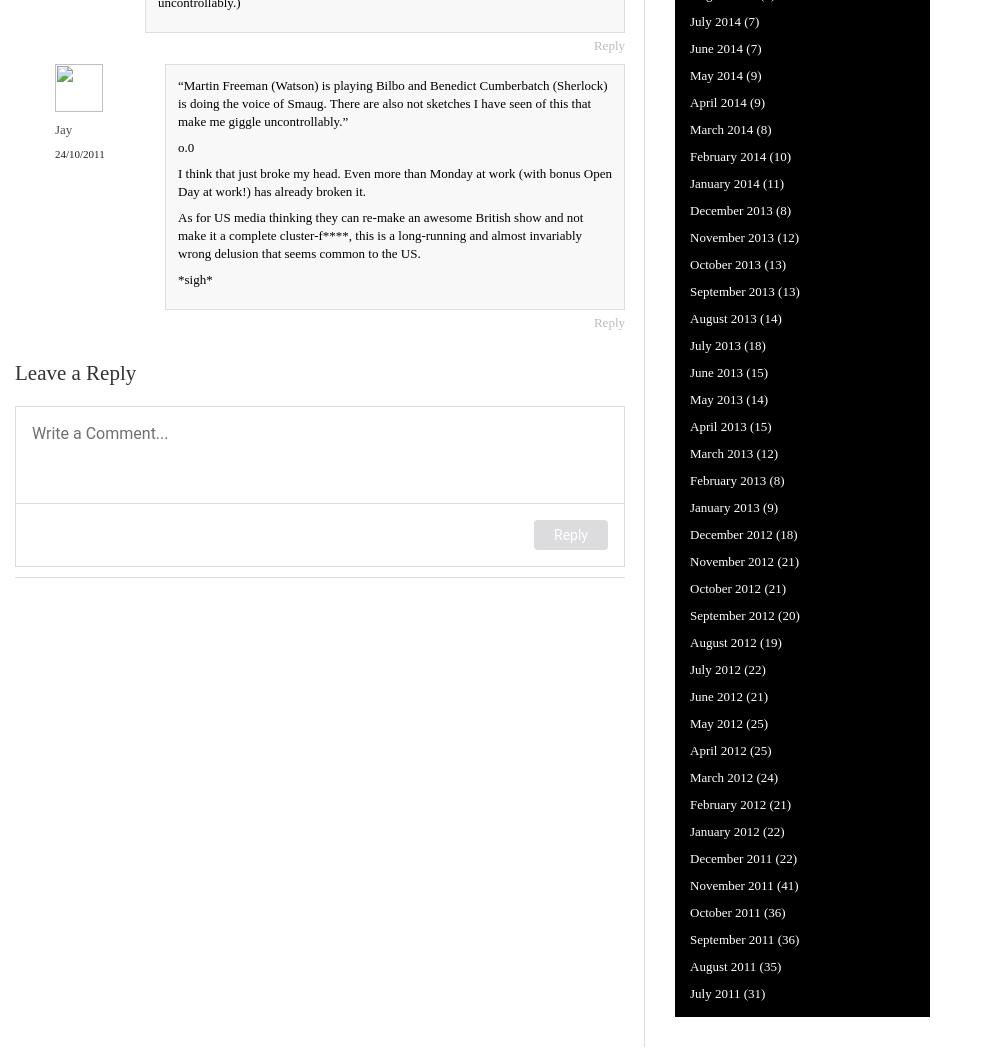 This screenshot has height=1058, width=990. Describe the element at coordinates (690, 694) in the screenshot. I see `'June 2012'` at that location.